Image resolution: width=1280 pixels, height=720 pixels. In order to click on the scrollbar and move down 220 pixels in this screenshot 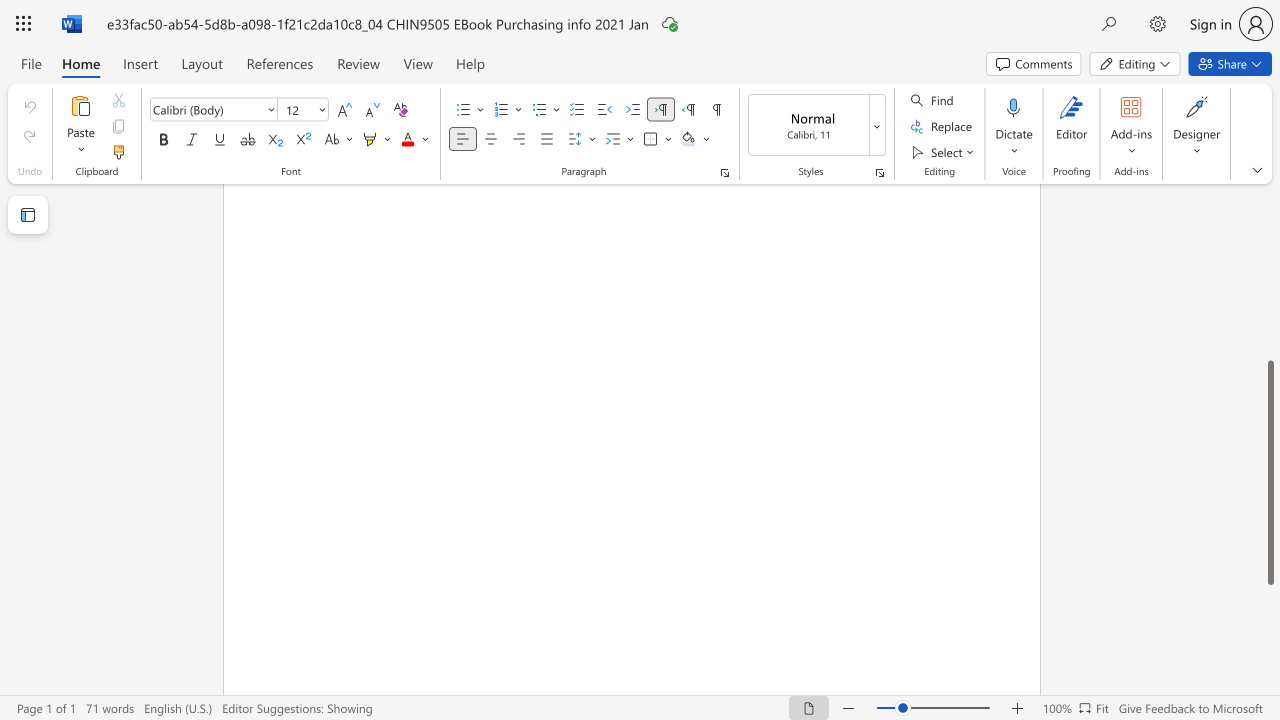, I will do `click(1269, 473)`.